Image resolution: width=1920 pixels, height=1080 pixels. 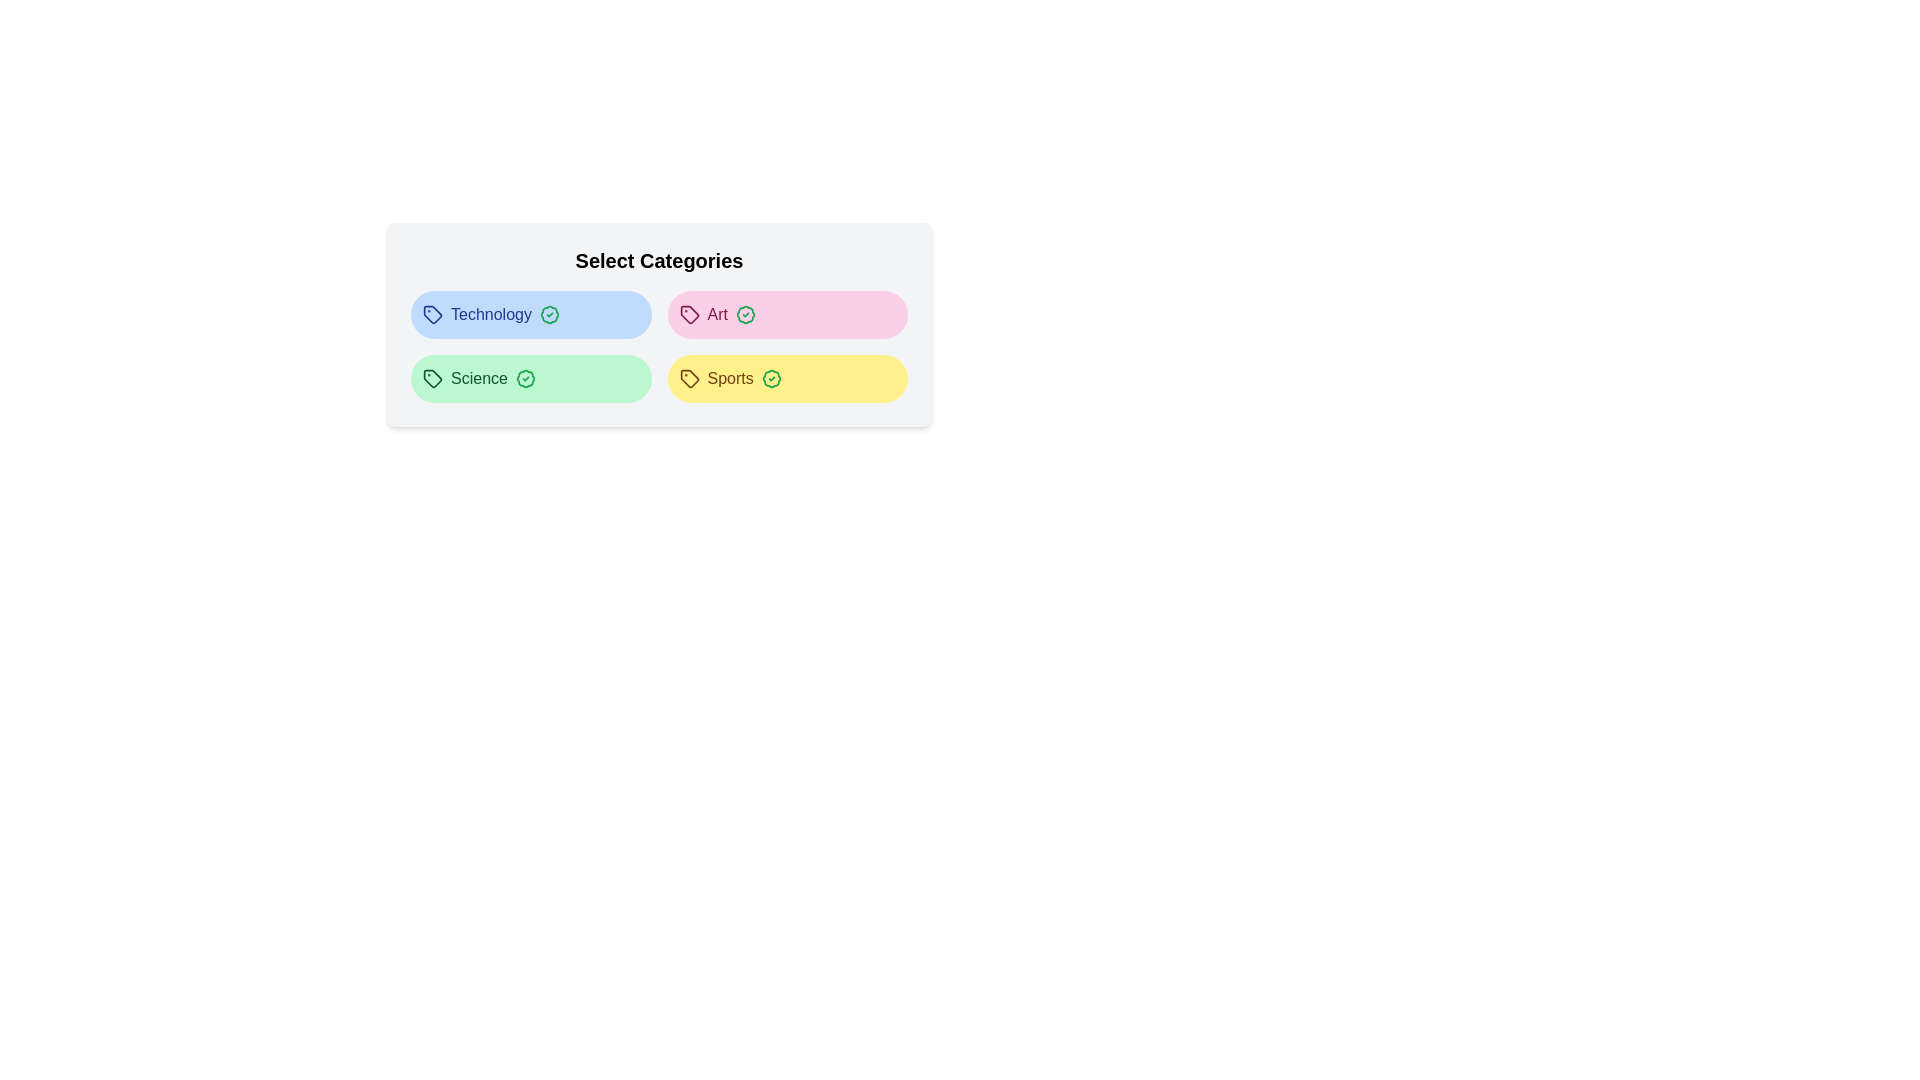 I want to click on the category tag labeled Sports, so click(x=786, y=378).